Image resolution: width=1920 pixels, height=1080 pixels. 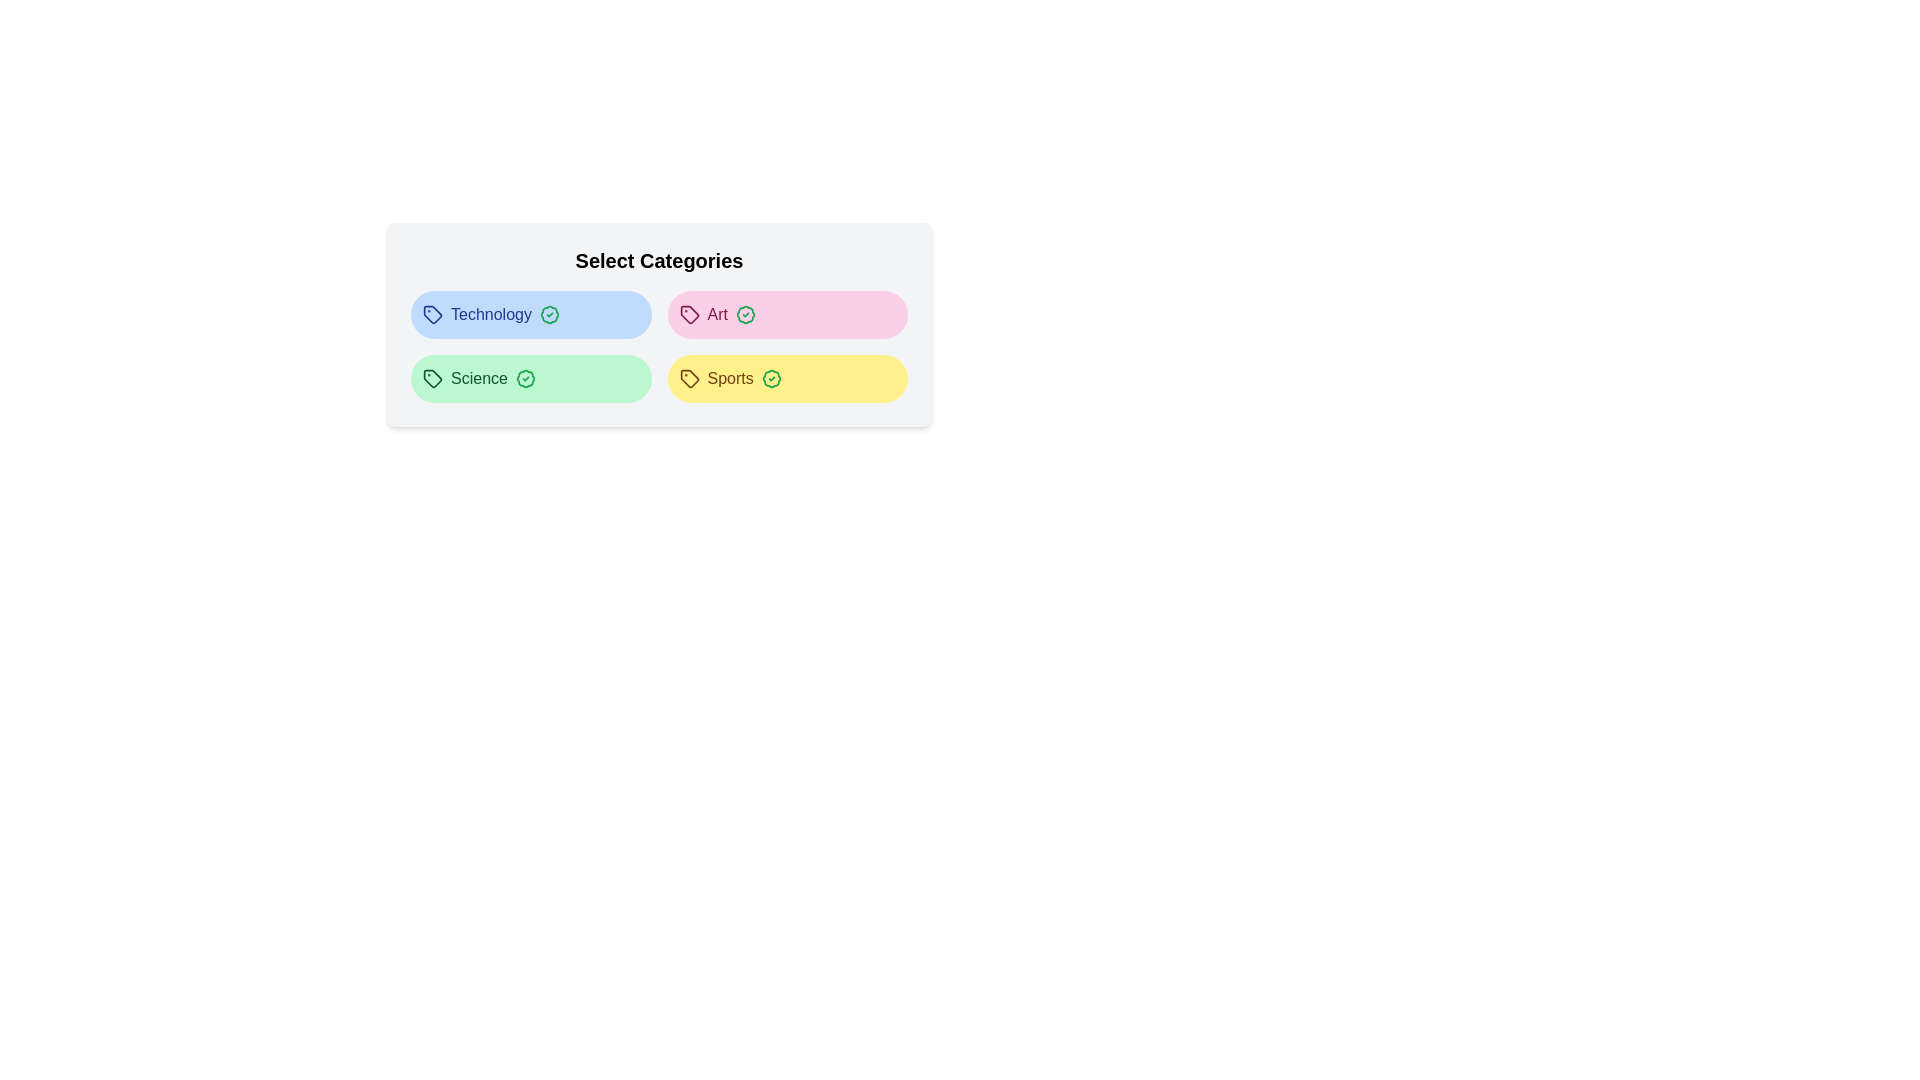 I want to click on the category tag labeled Sports, so click(x=786, y=378).